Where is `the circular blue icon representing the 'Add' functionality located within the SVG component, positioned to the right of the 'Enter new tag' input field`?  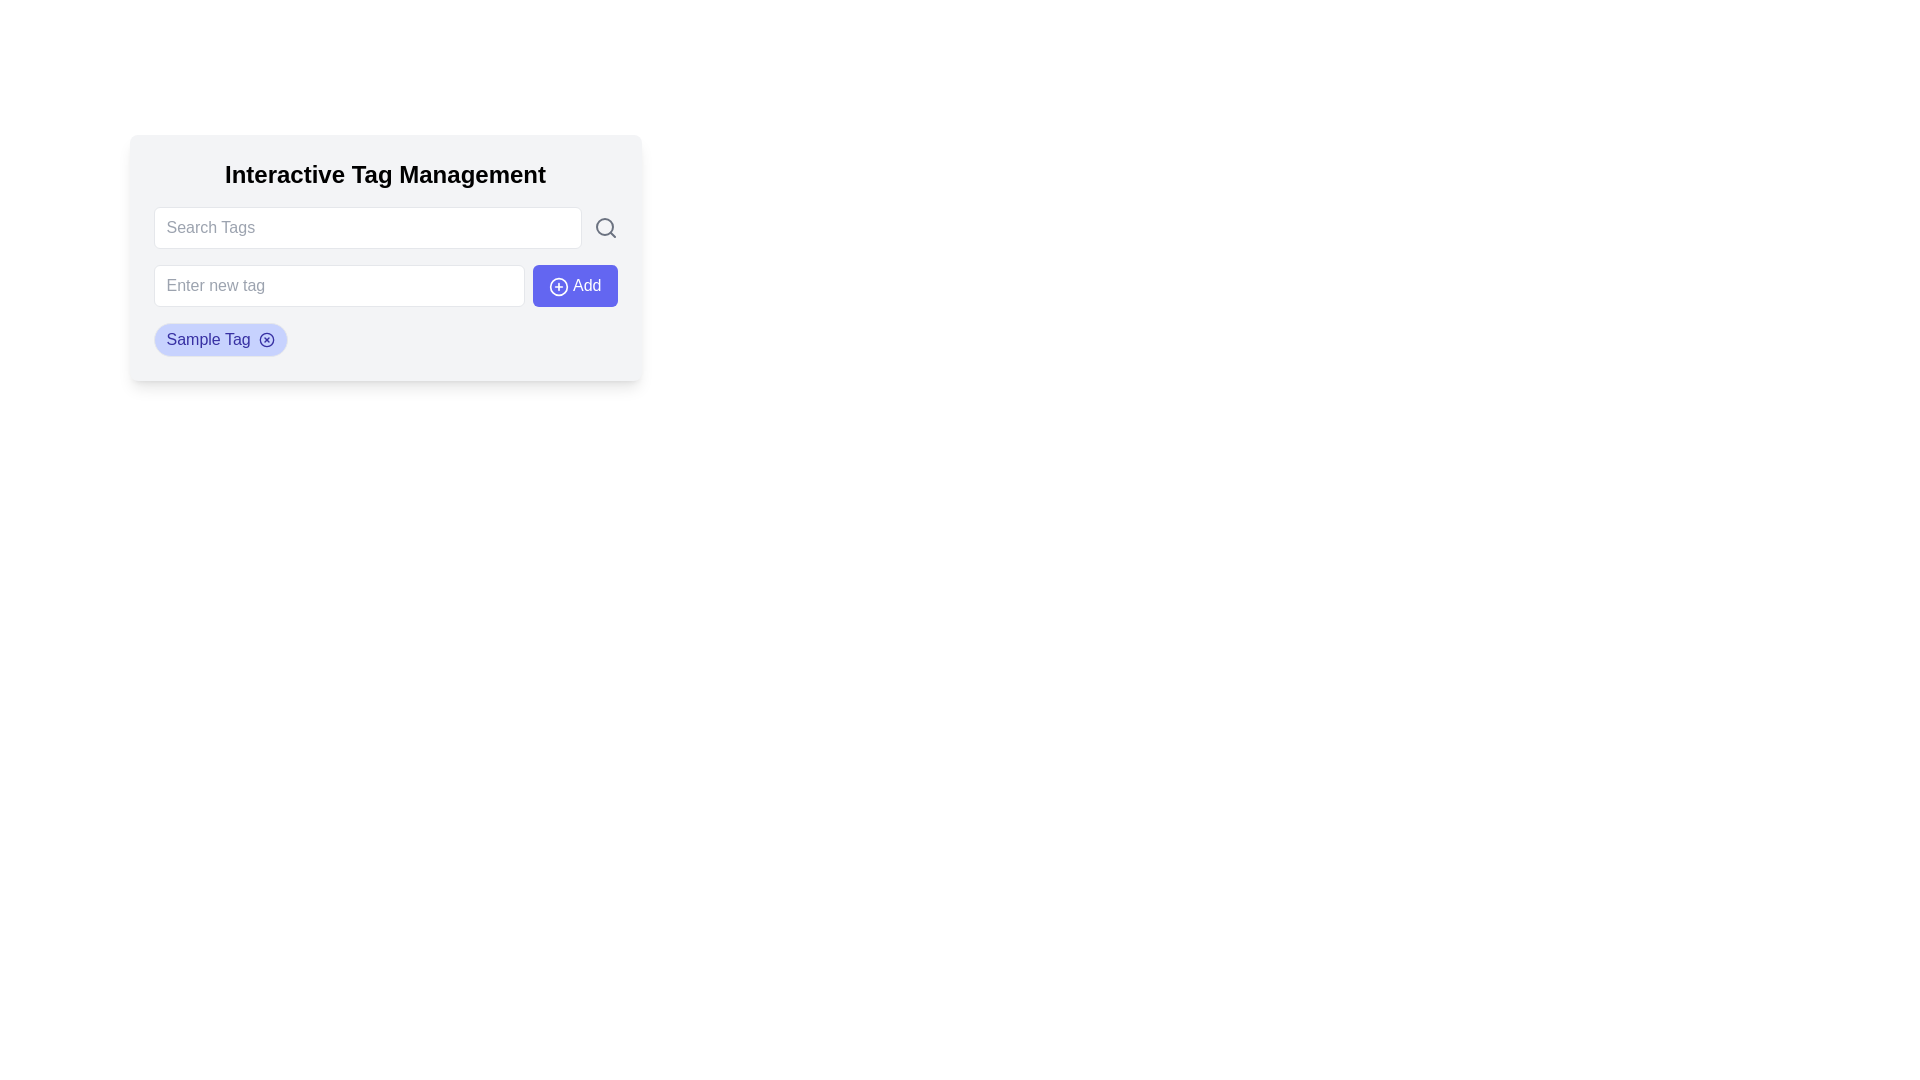
the circular blue icon representing the 'Add' functionality located within the SVG component, positioned to the right of the 'Enter new tag' input field is located at coordinates (559, 286).